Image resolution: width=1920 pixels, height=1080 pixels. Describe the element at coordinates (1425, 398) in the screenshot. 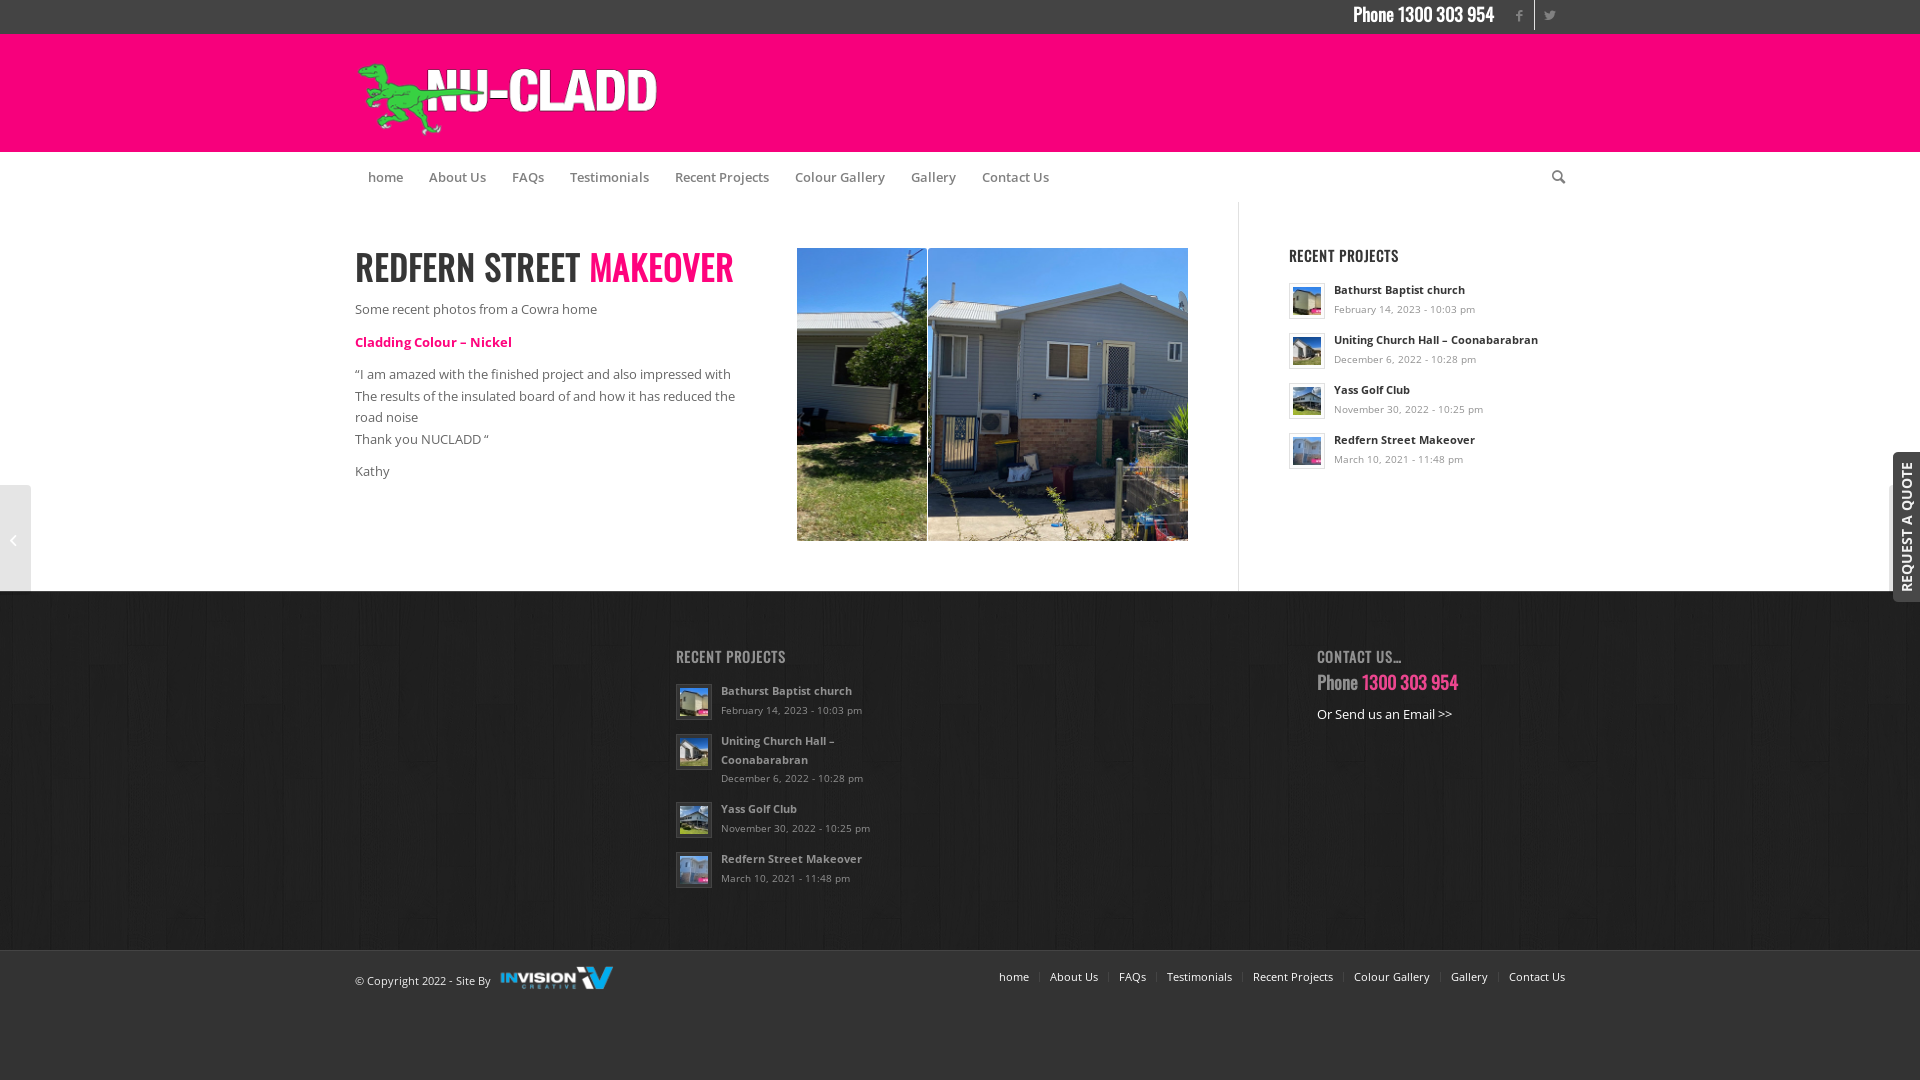

I see `'Yass Golf Club` at that location.